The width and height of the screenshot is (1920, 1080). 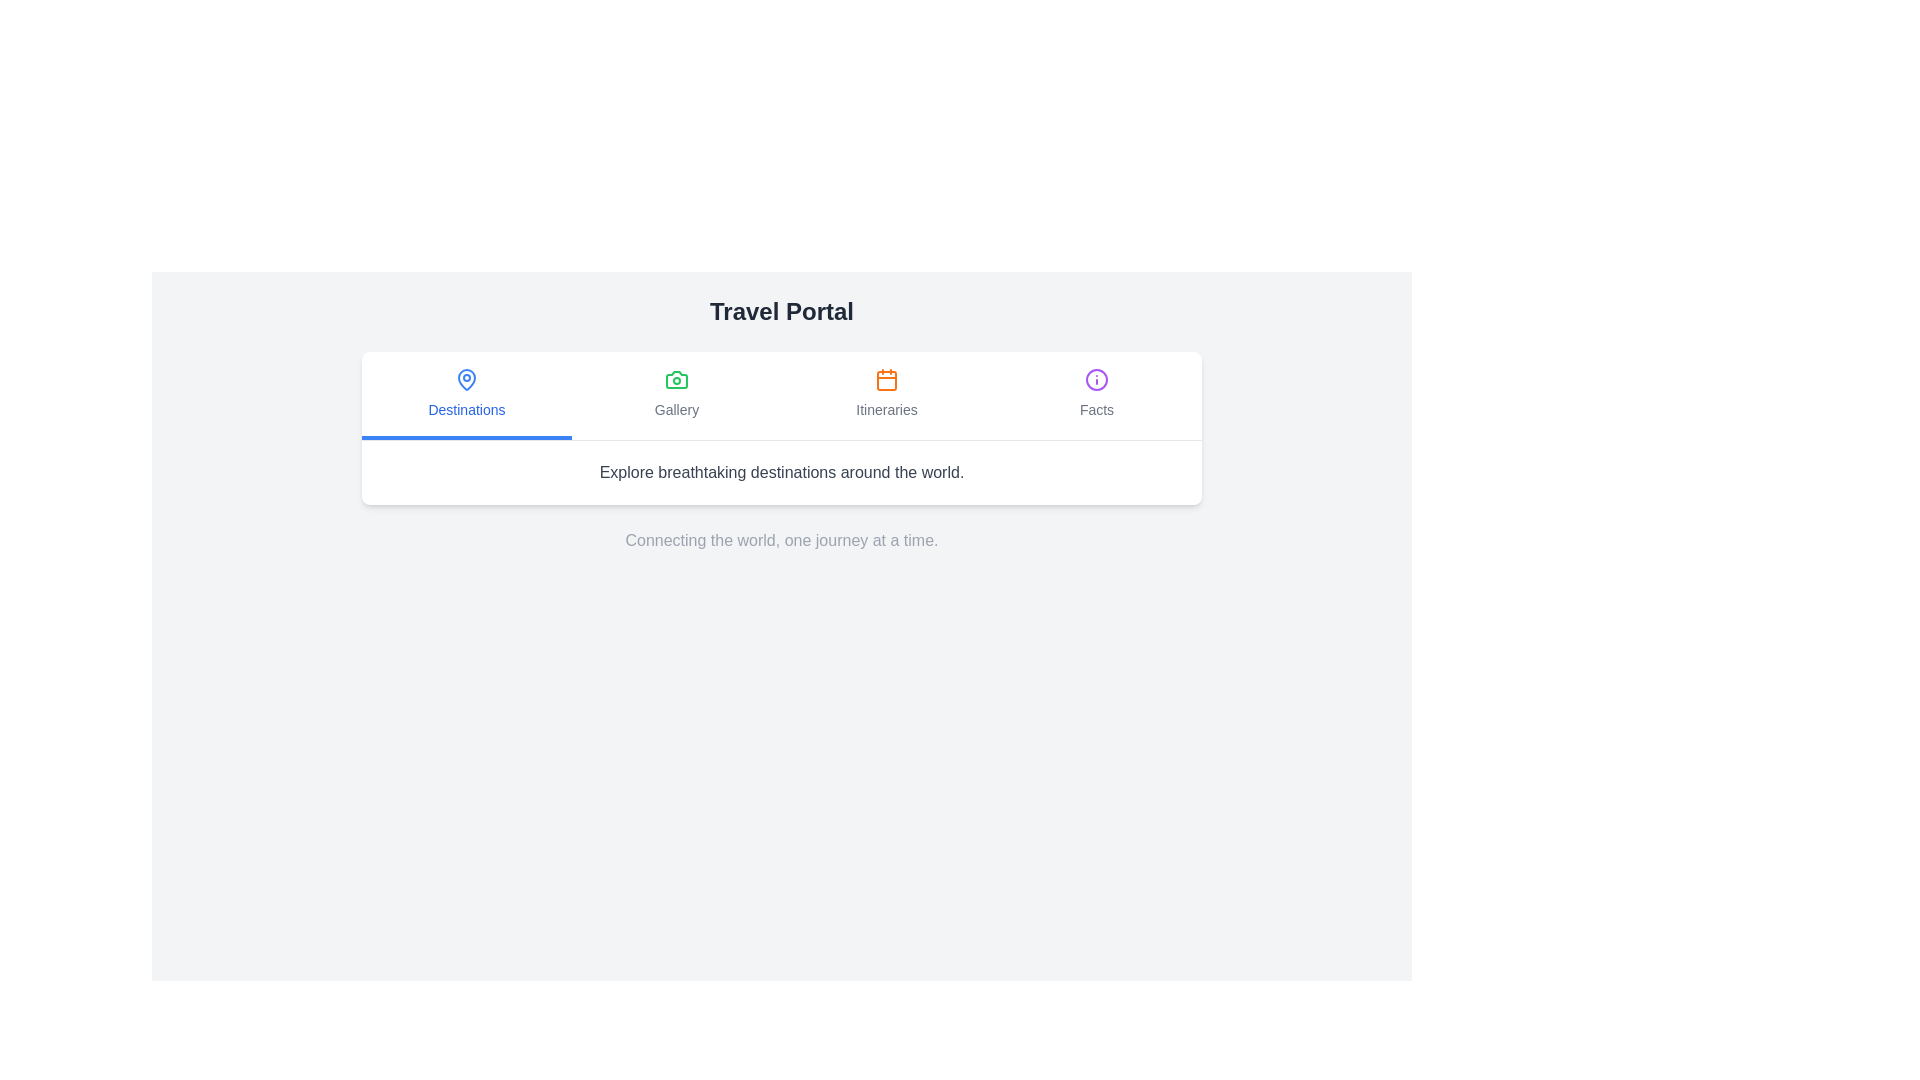 What do you see at coordinates (886, 381) in the screenshot?
I see `the SVG rectangle element that represents the body of the 'Itineraries' calendar icon, which is visually distinguishable due to its central position and design` at bounding box center [886, 381].